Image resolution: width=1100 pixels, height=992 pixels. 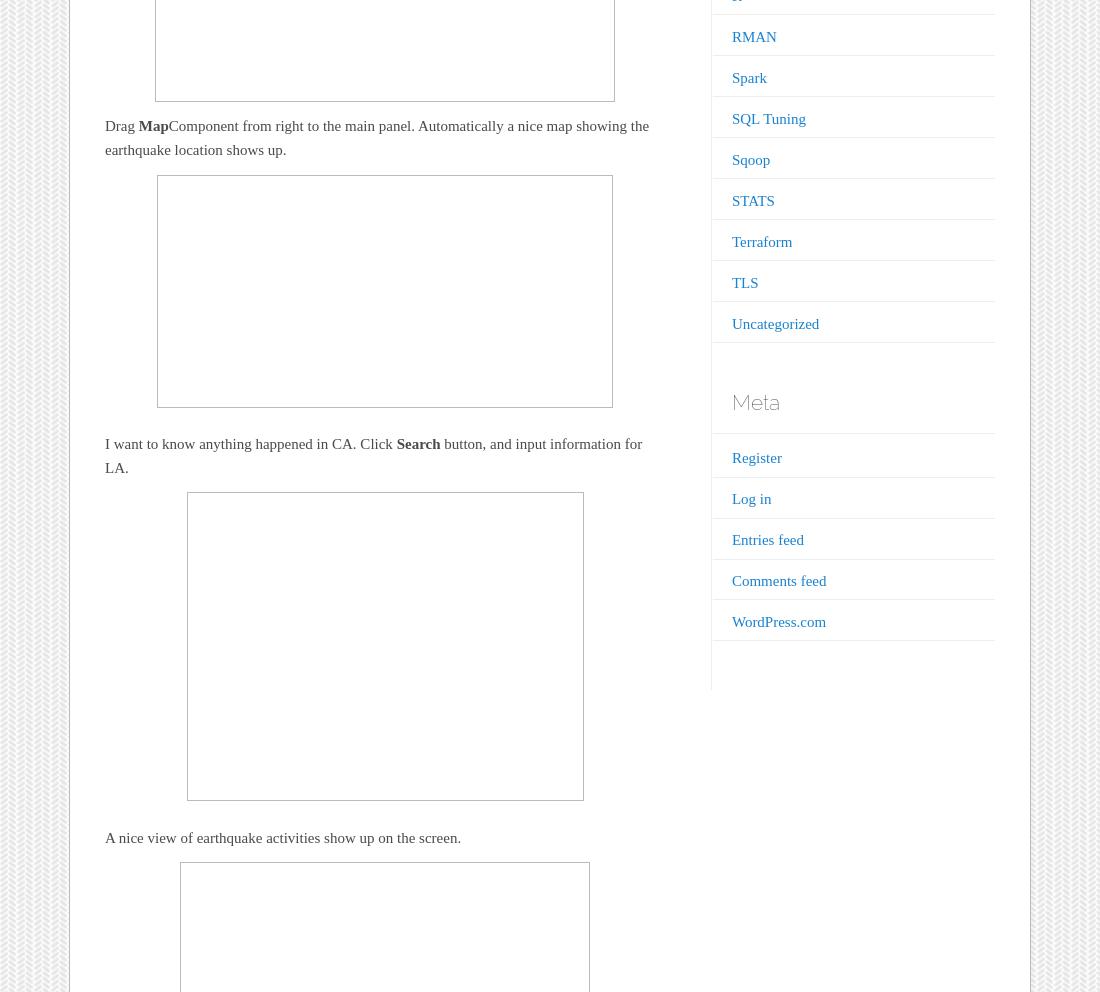 I want to click on 'Comments feed', so click(x=729, y=580).